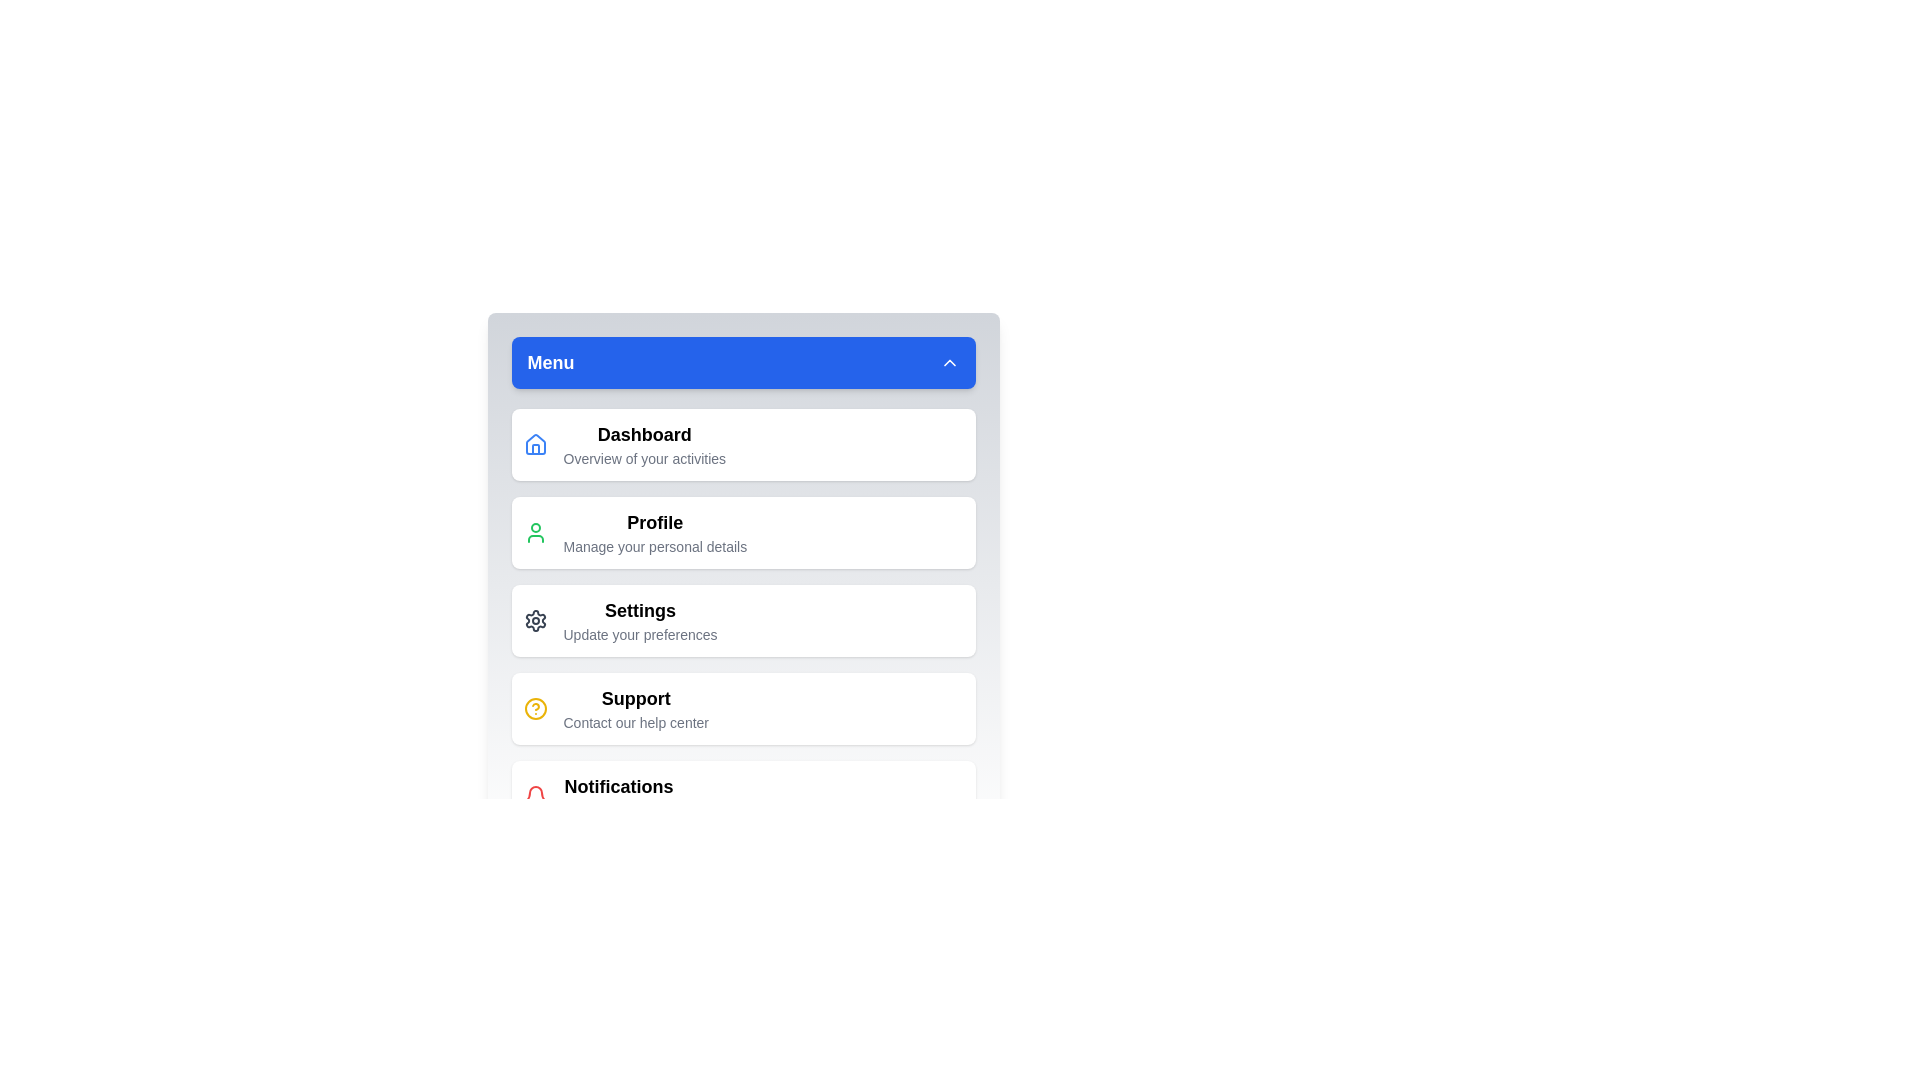  I want to click on the bold 'Support' text label within the third content card in the main navigation menu, so click(634, 708).